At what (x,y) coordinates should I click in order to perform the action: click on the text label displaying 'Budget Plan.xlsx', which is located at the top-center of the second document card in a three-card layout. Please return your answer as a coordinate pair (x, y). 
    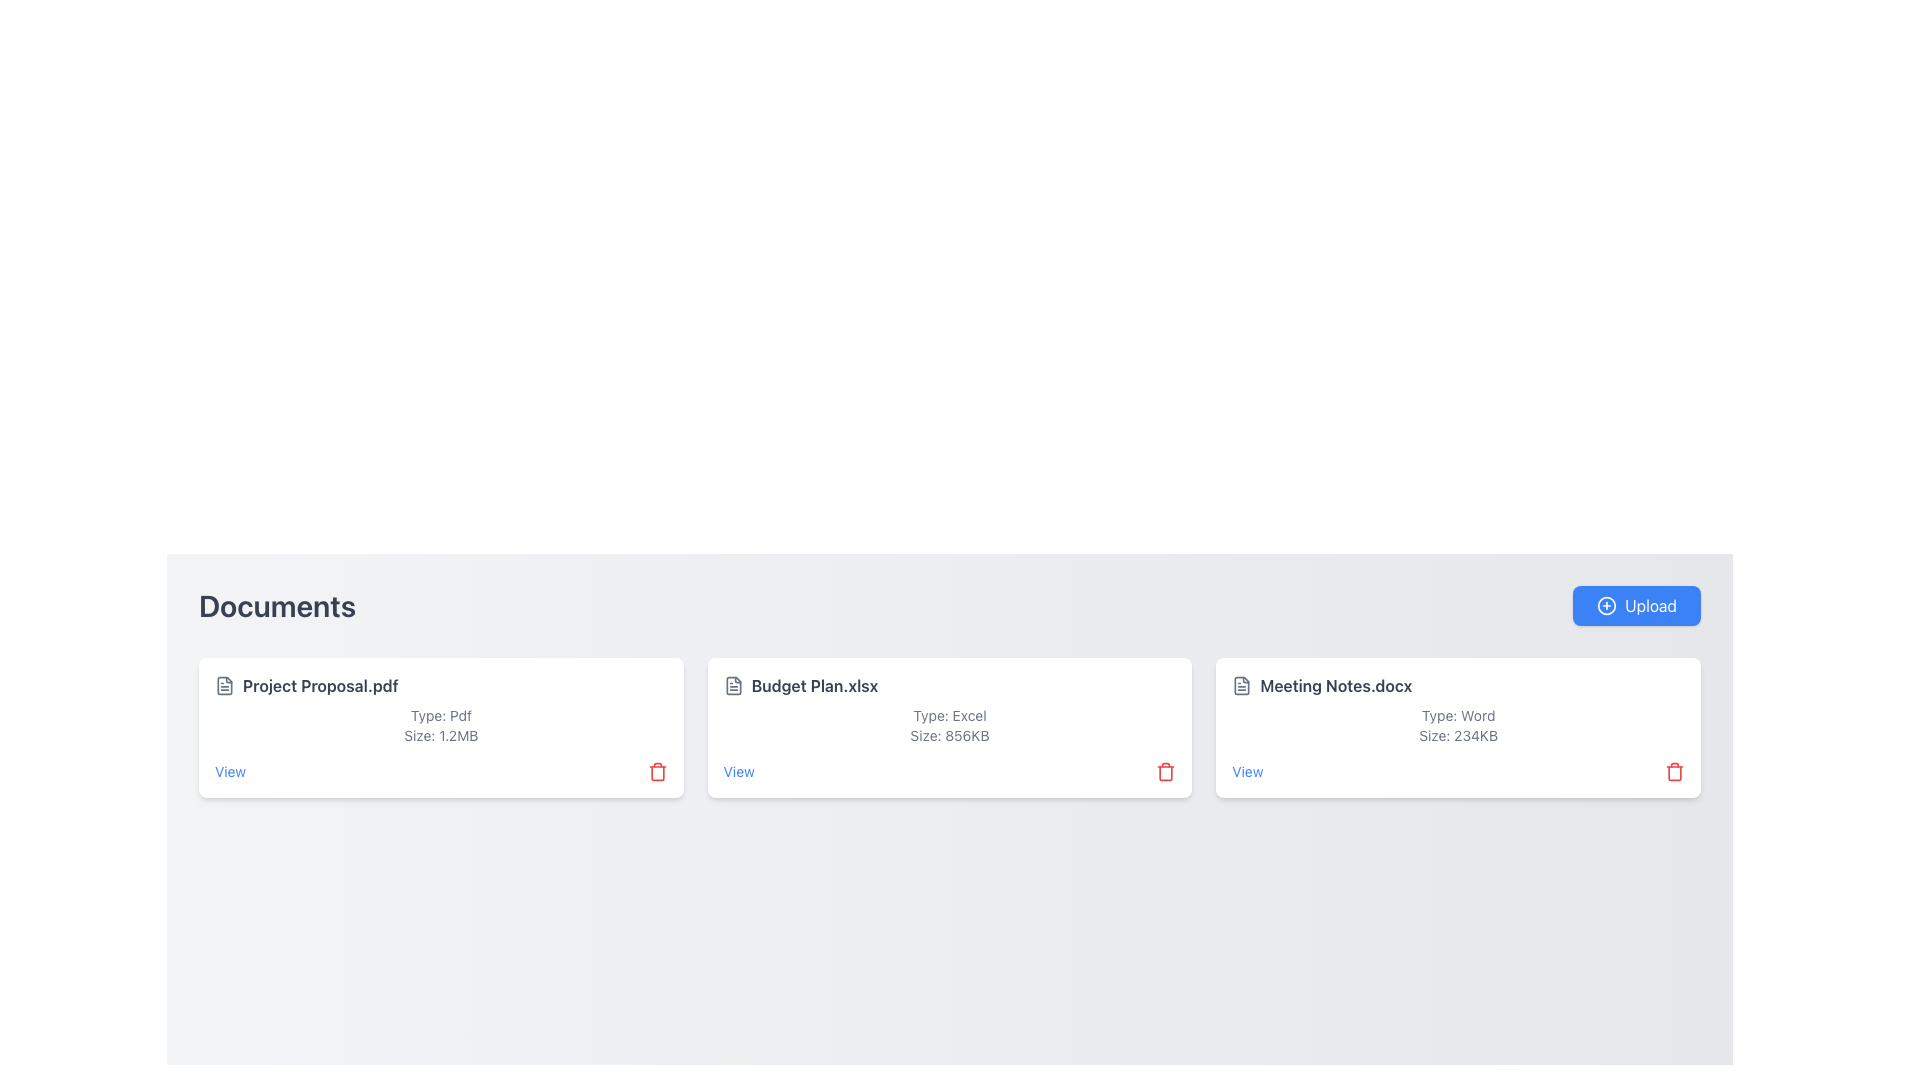
    Looking at the image, I should click on (815, 685).